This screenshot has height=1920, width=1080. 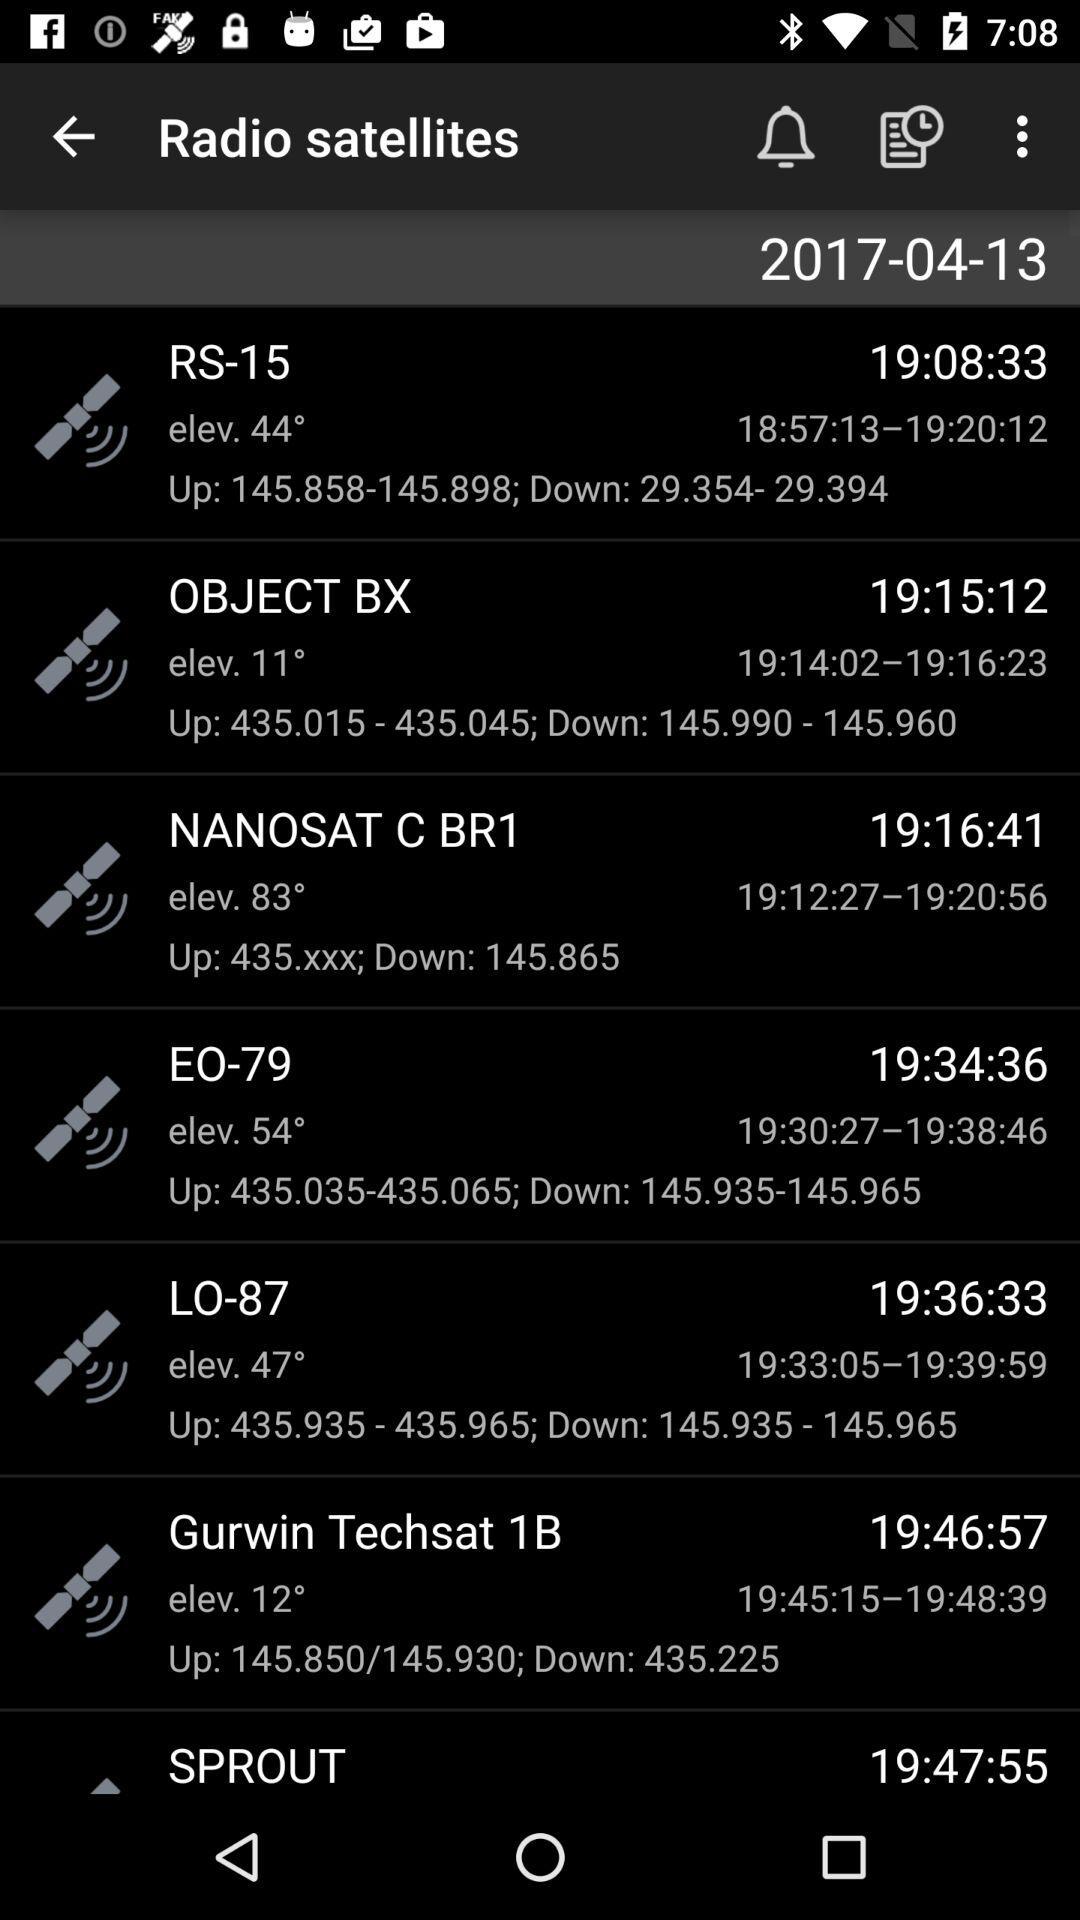 What do you see at coordinates (911, 135) in the screenshot?
I see `icon above the 2017-04-13` at bounding box center [911, 135].